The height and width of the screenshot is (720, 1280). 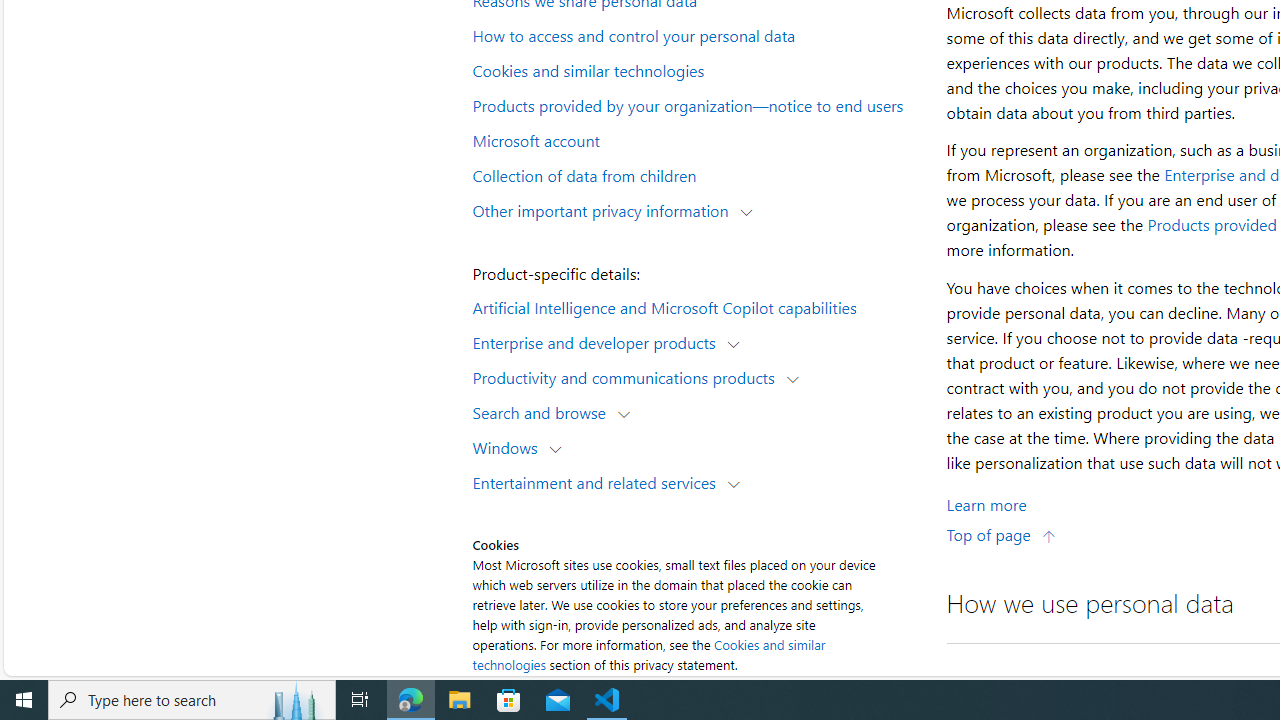 What do you see at coordinates (510, 446) in the screenshot?
I see `'Windows'` at bounding box center [510, 446].